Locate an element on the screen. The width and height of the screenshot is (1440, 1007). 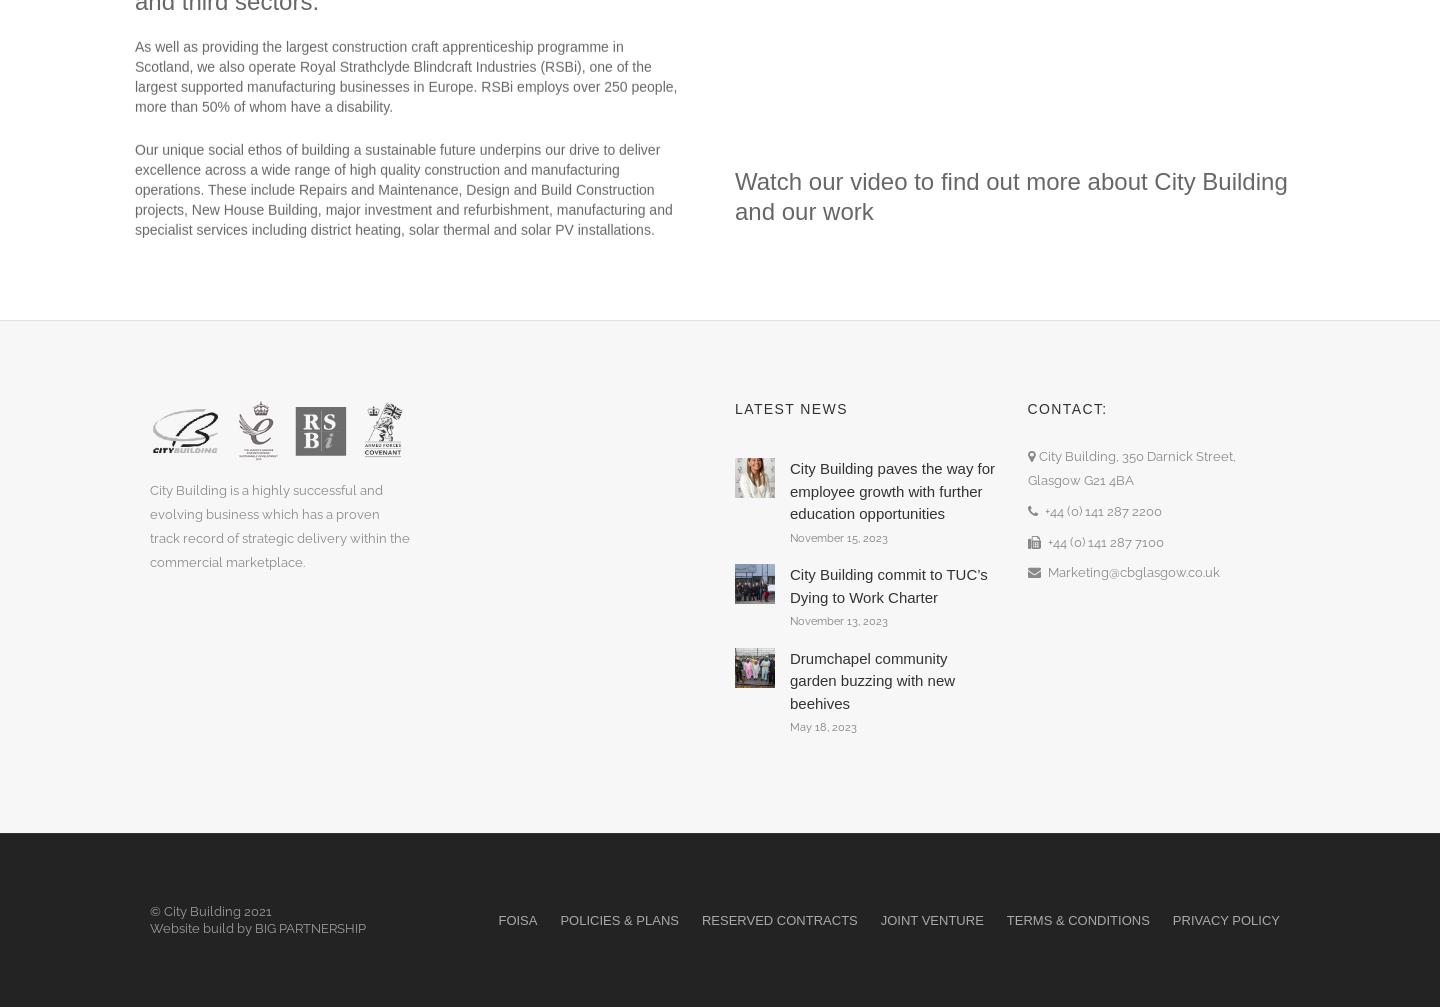
'Drumchapel community garden buzzing with new beehives' is located at coordinates (871, 679).